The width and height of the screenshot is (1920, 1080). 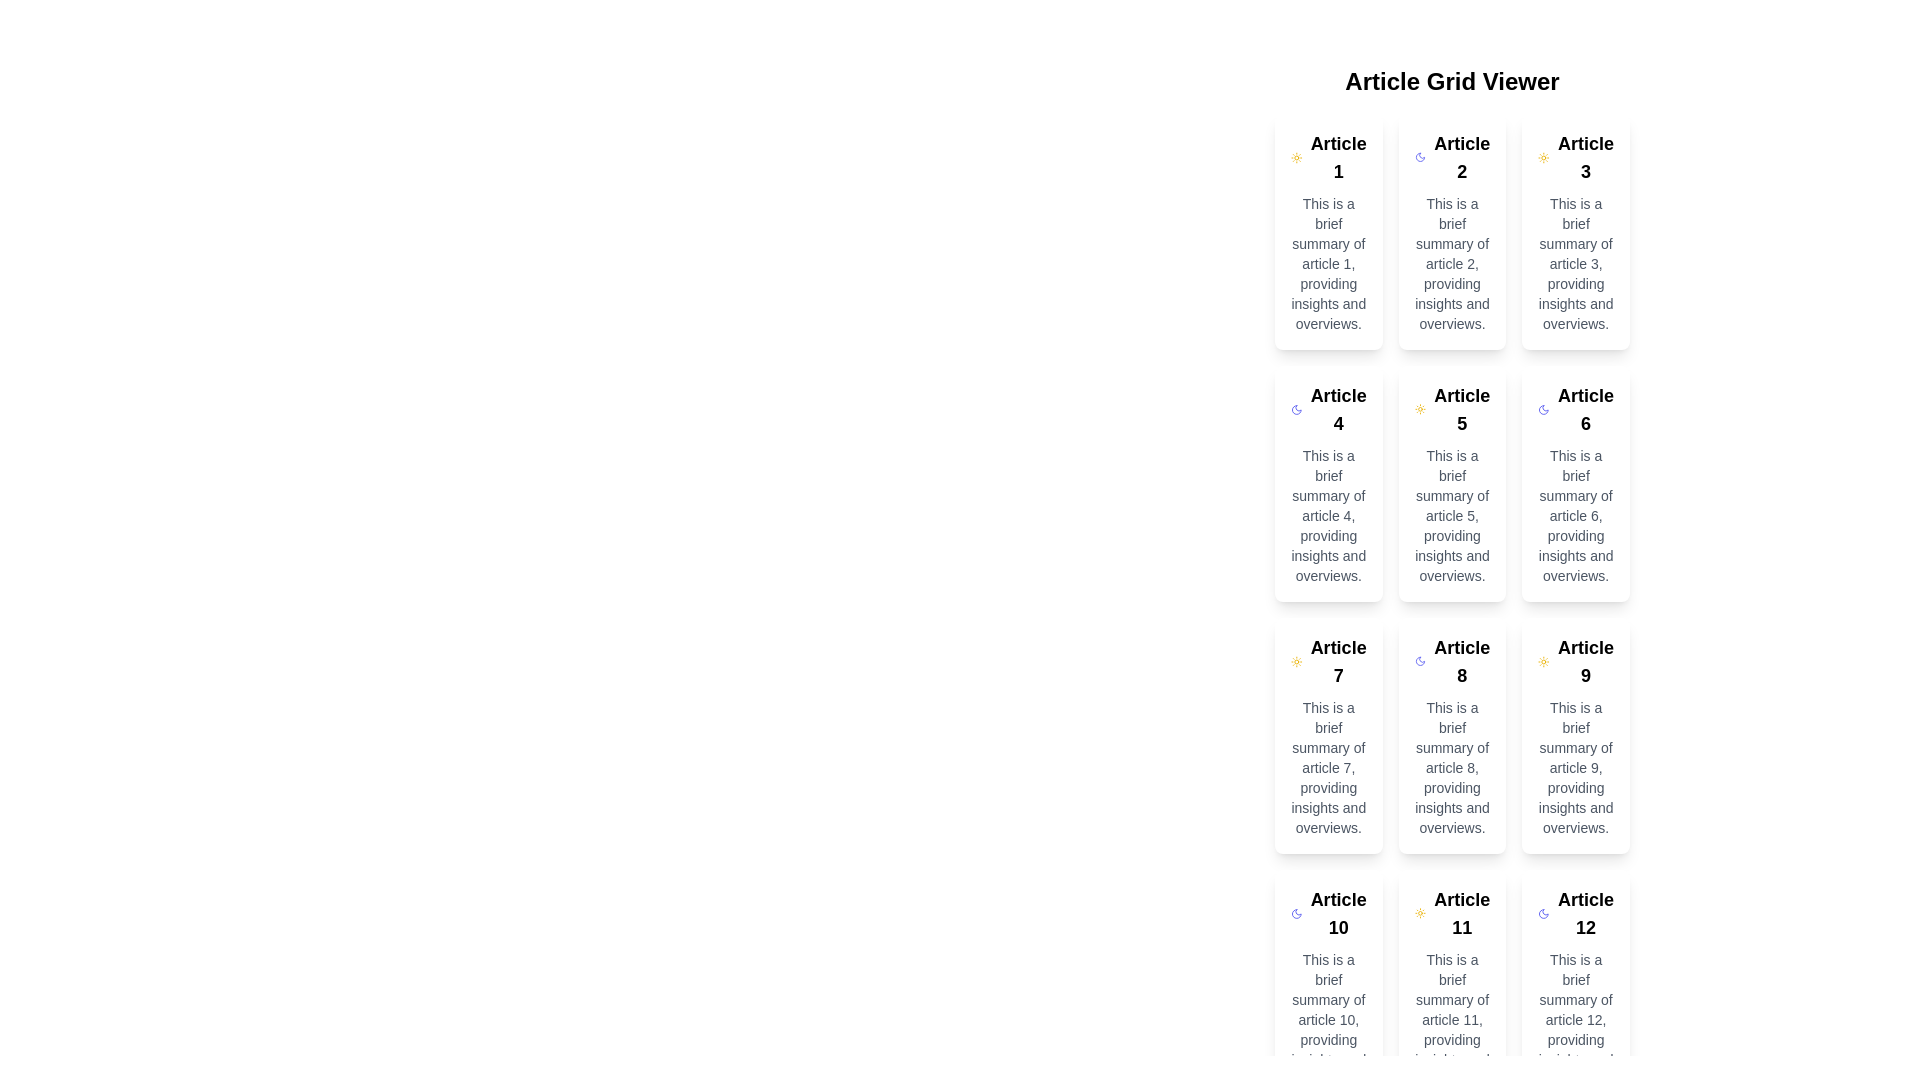 I want to click on summary text from the Informational card displaying an overview of Article 6, which is located in the third row and third column of the grid structure, so click(x=1575, y=483).